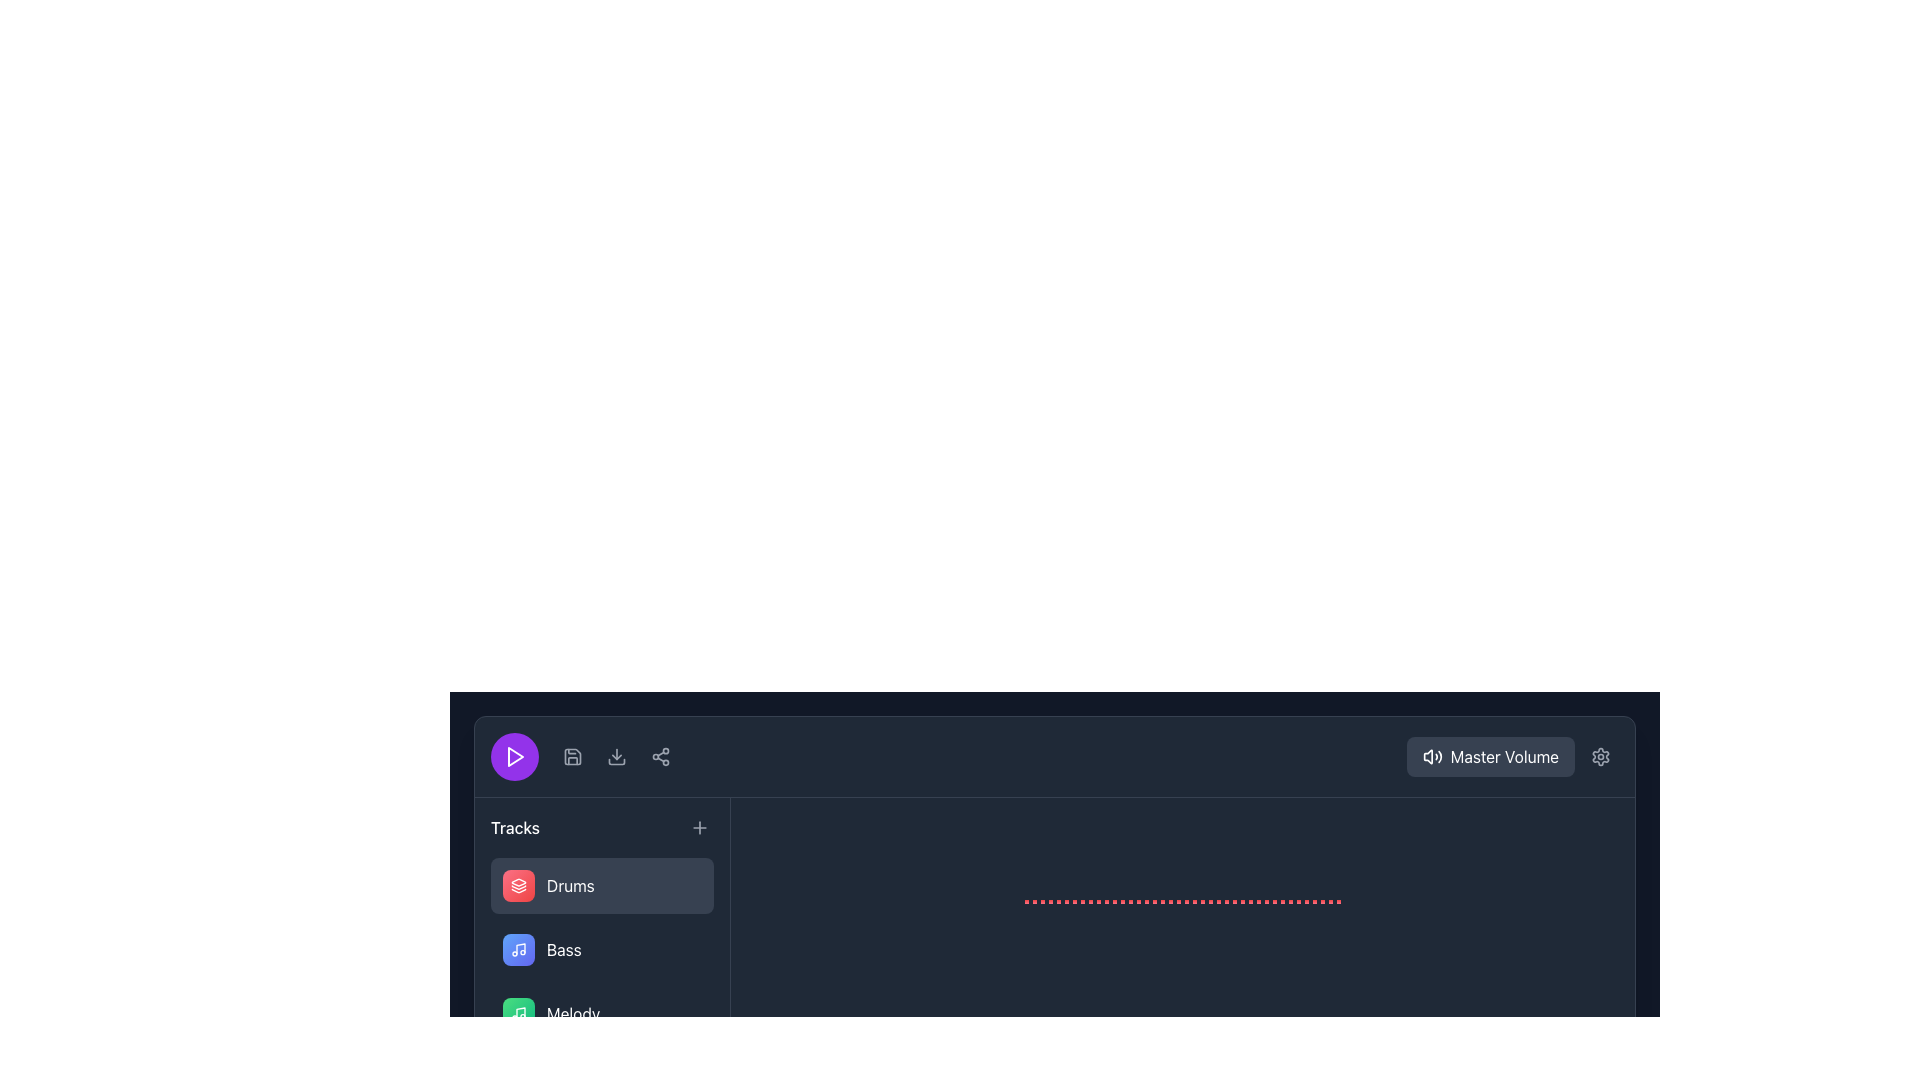 Image resolution: width=1920 pixels, height=1080 pixels. What do you see at coordinates (1512, 756) in the screenshot?
I see `the 'Master Volume' interactive button located in the top-right corner of the control bar` at bounding box center [1512, 756].